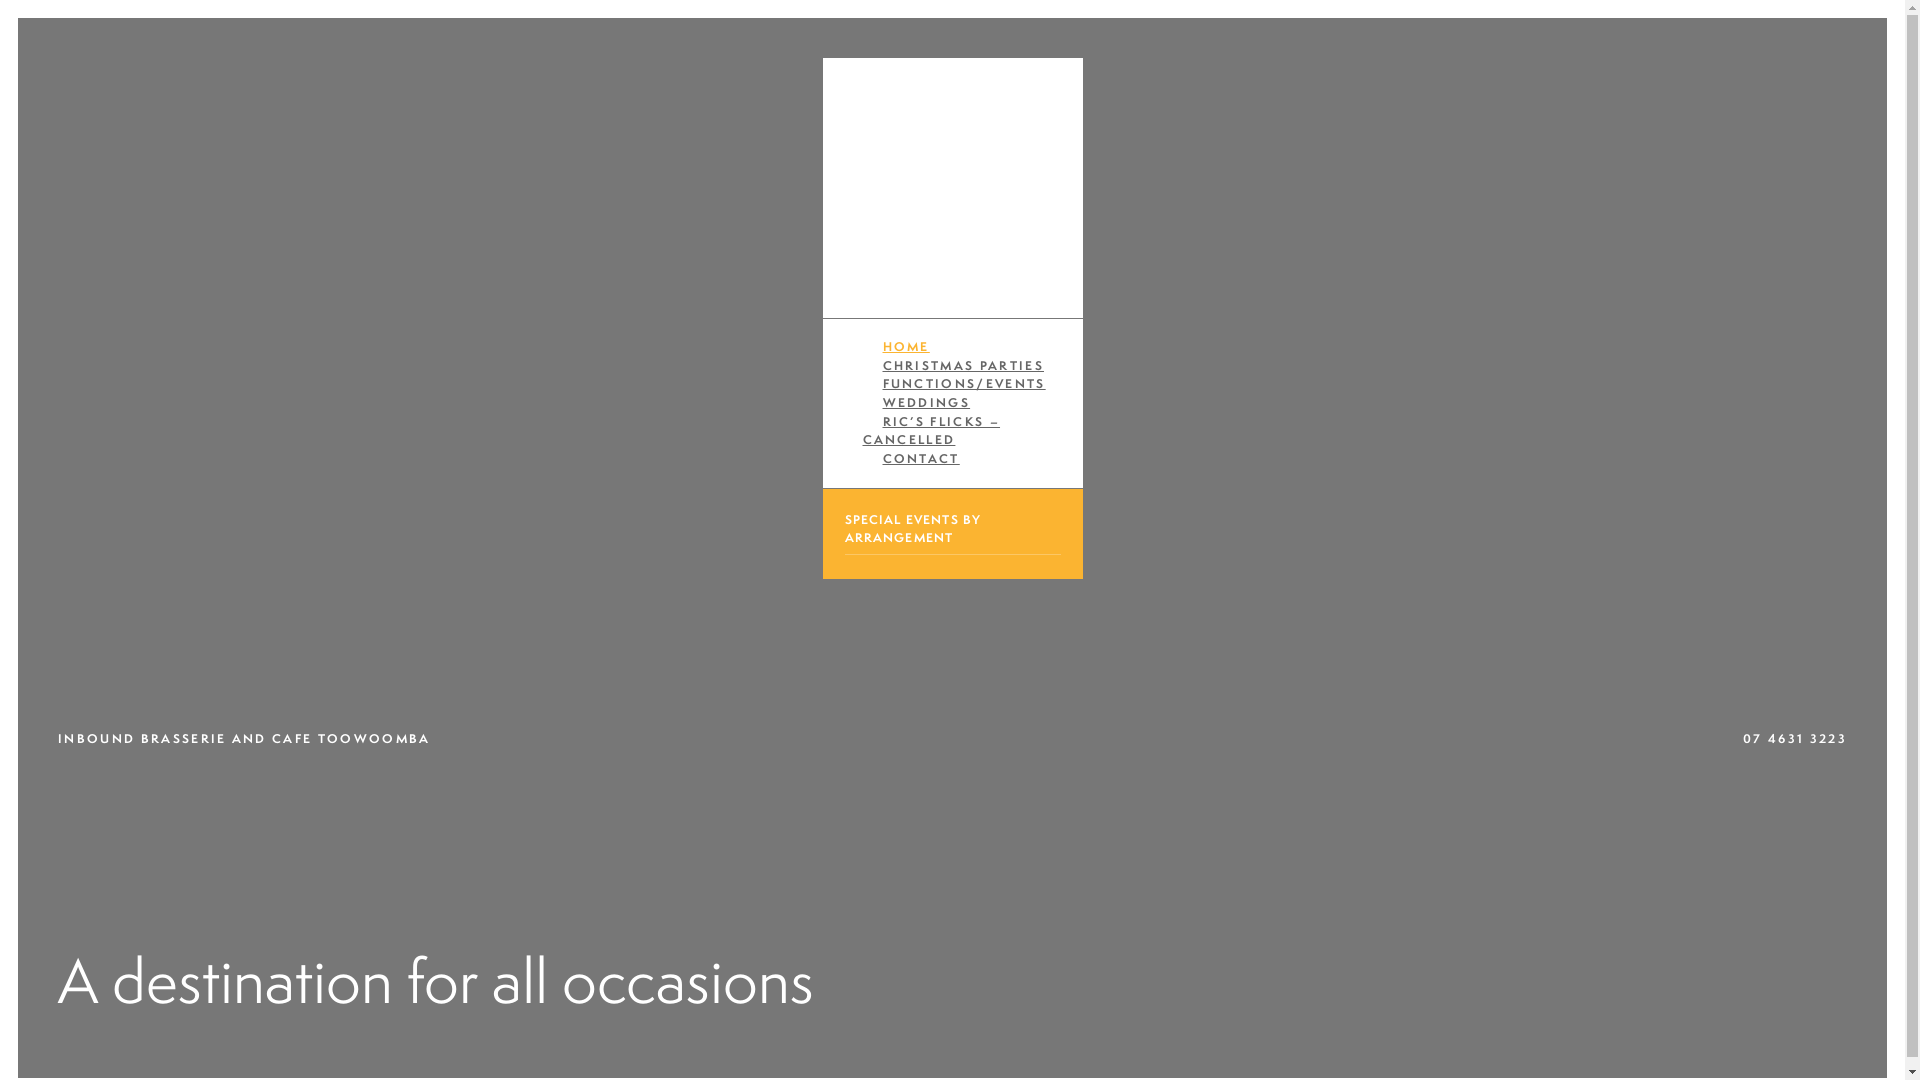 This screenshot has width=1920, height=1080. I want to click on 'FUNCTIONS/EVENTS', so click(963, 383).